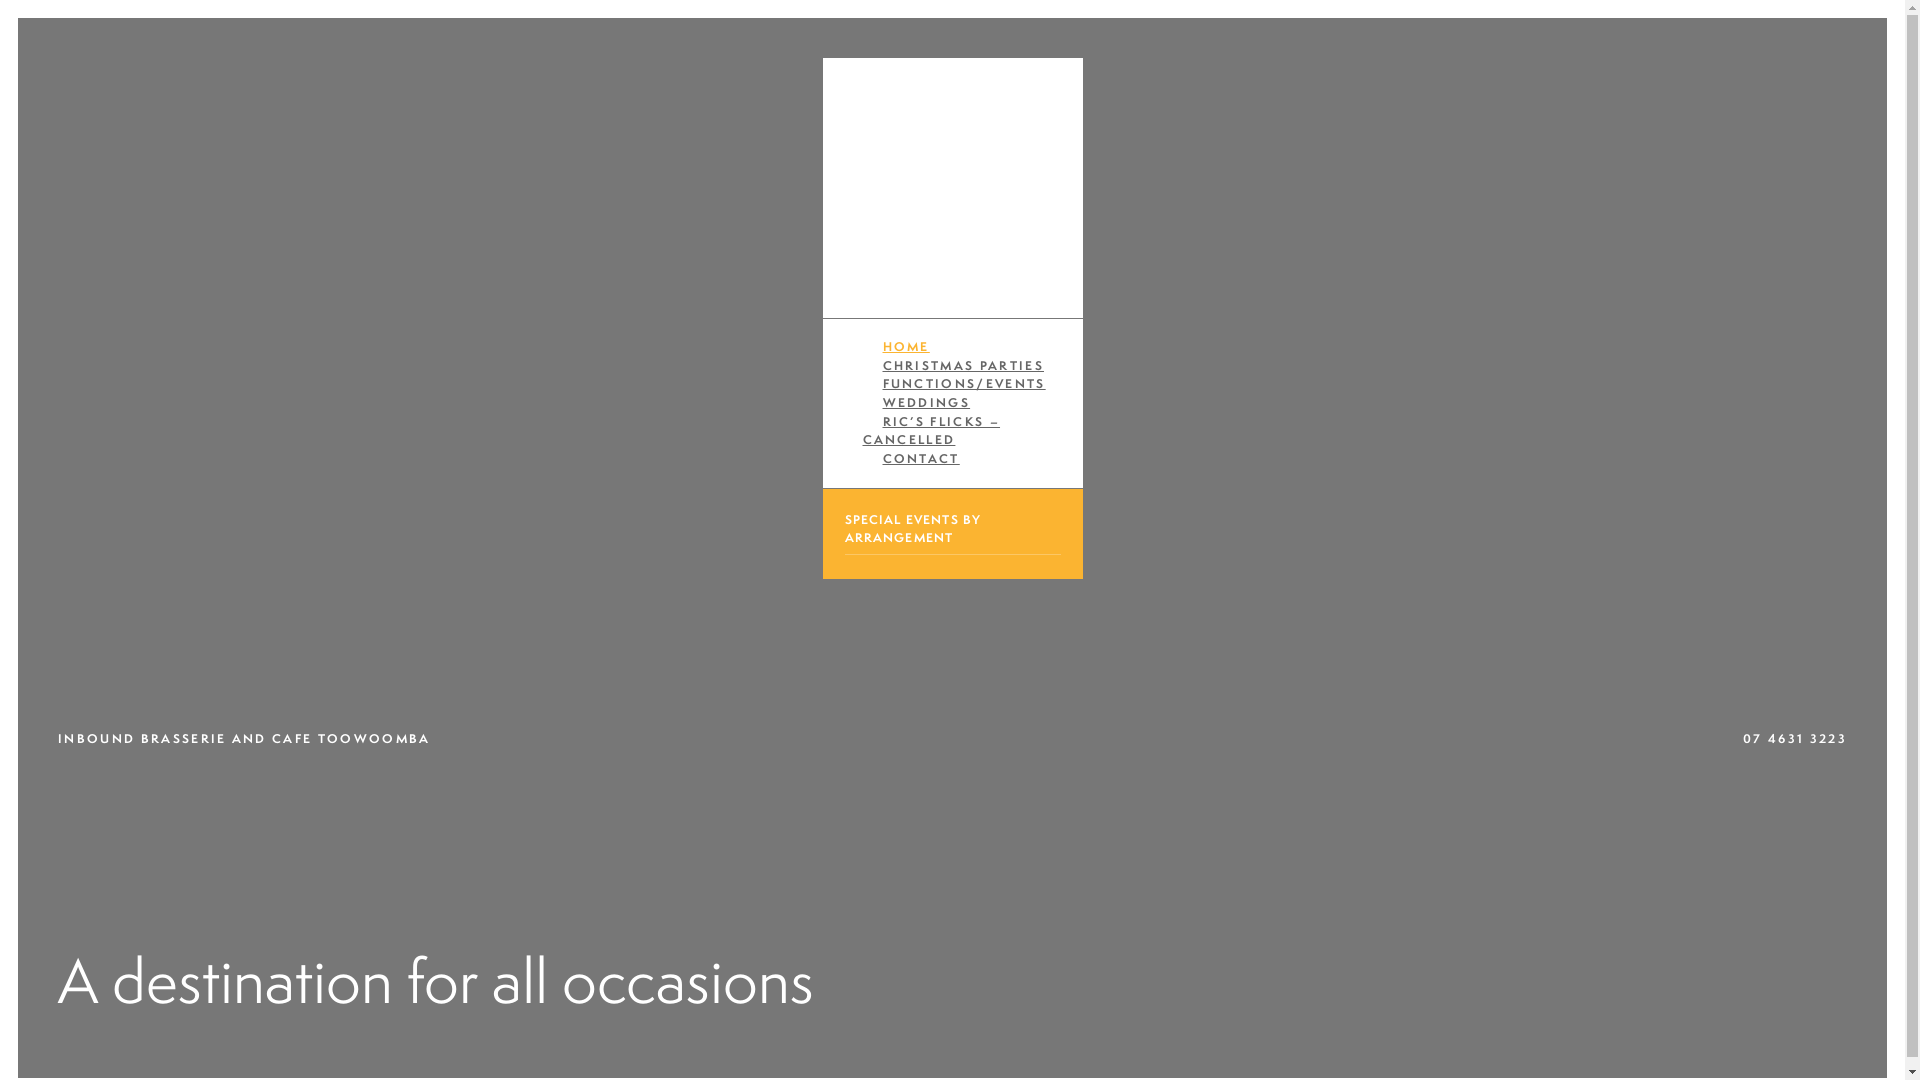 This screenshot has width=1920, height=1080. I want to click on 'FUNCTIONS/EVENTS', so click(963, 383).